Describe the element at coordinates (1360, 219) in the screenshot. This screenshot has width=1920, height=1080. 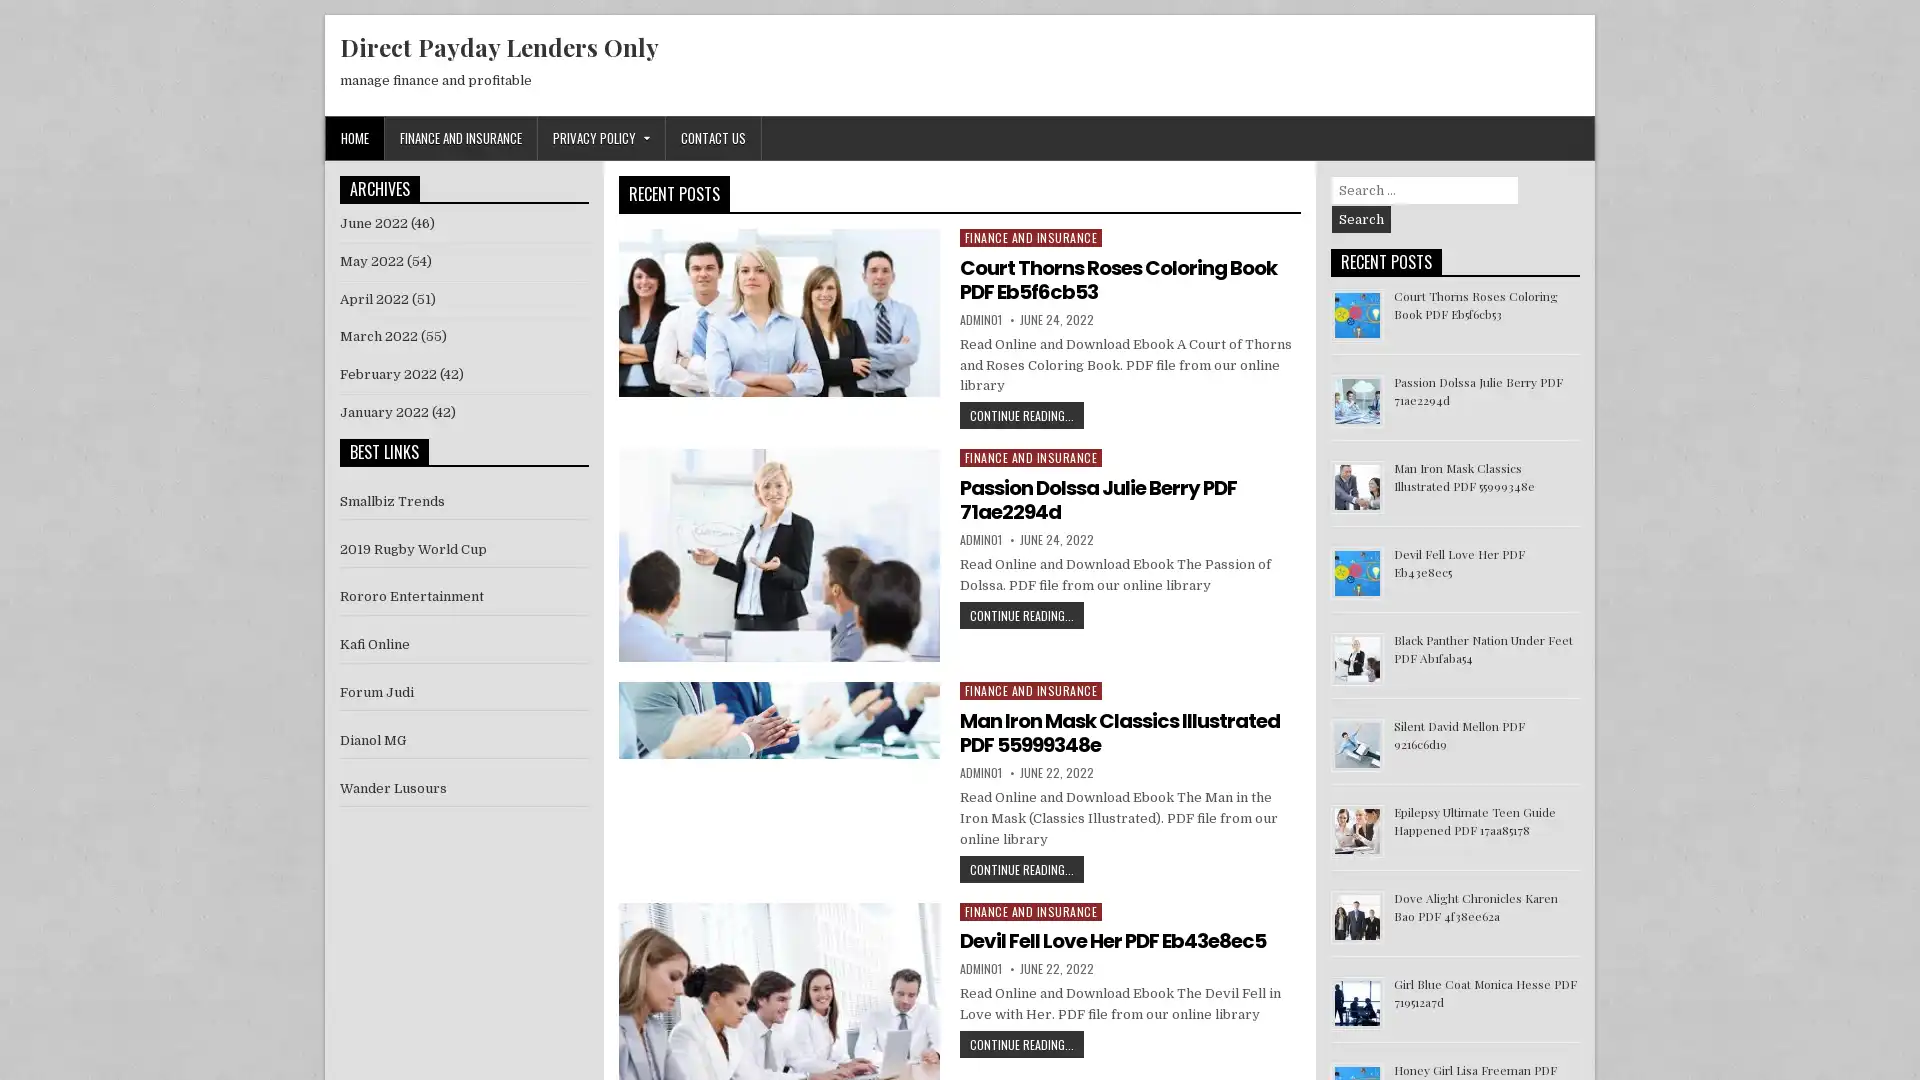
I see `Search` at that location.